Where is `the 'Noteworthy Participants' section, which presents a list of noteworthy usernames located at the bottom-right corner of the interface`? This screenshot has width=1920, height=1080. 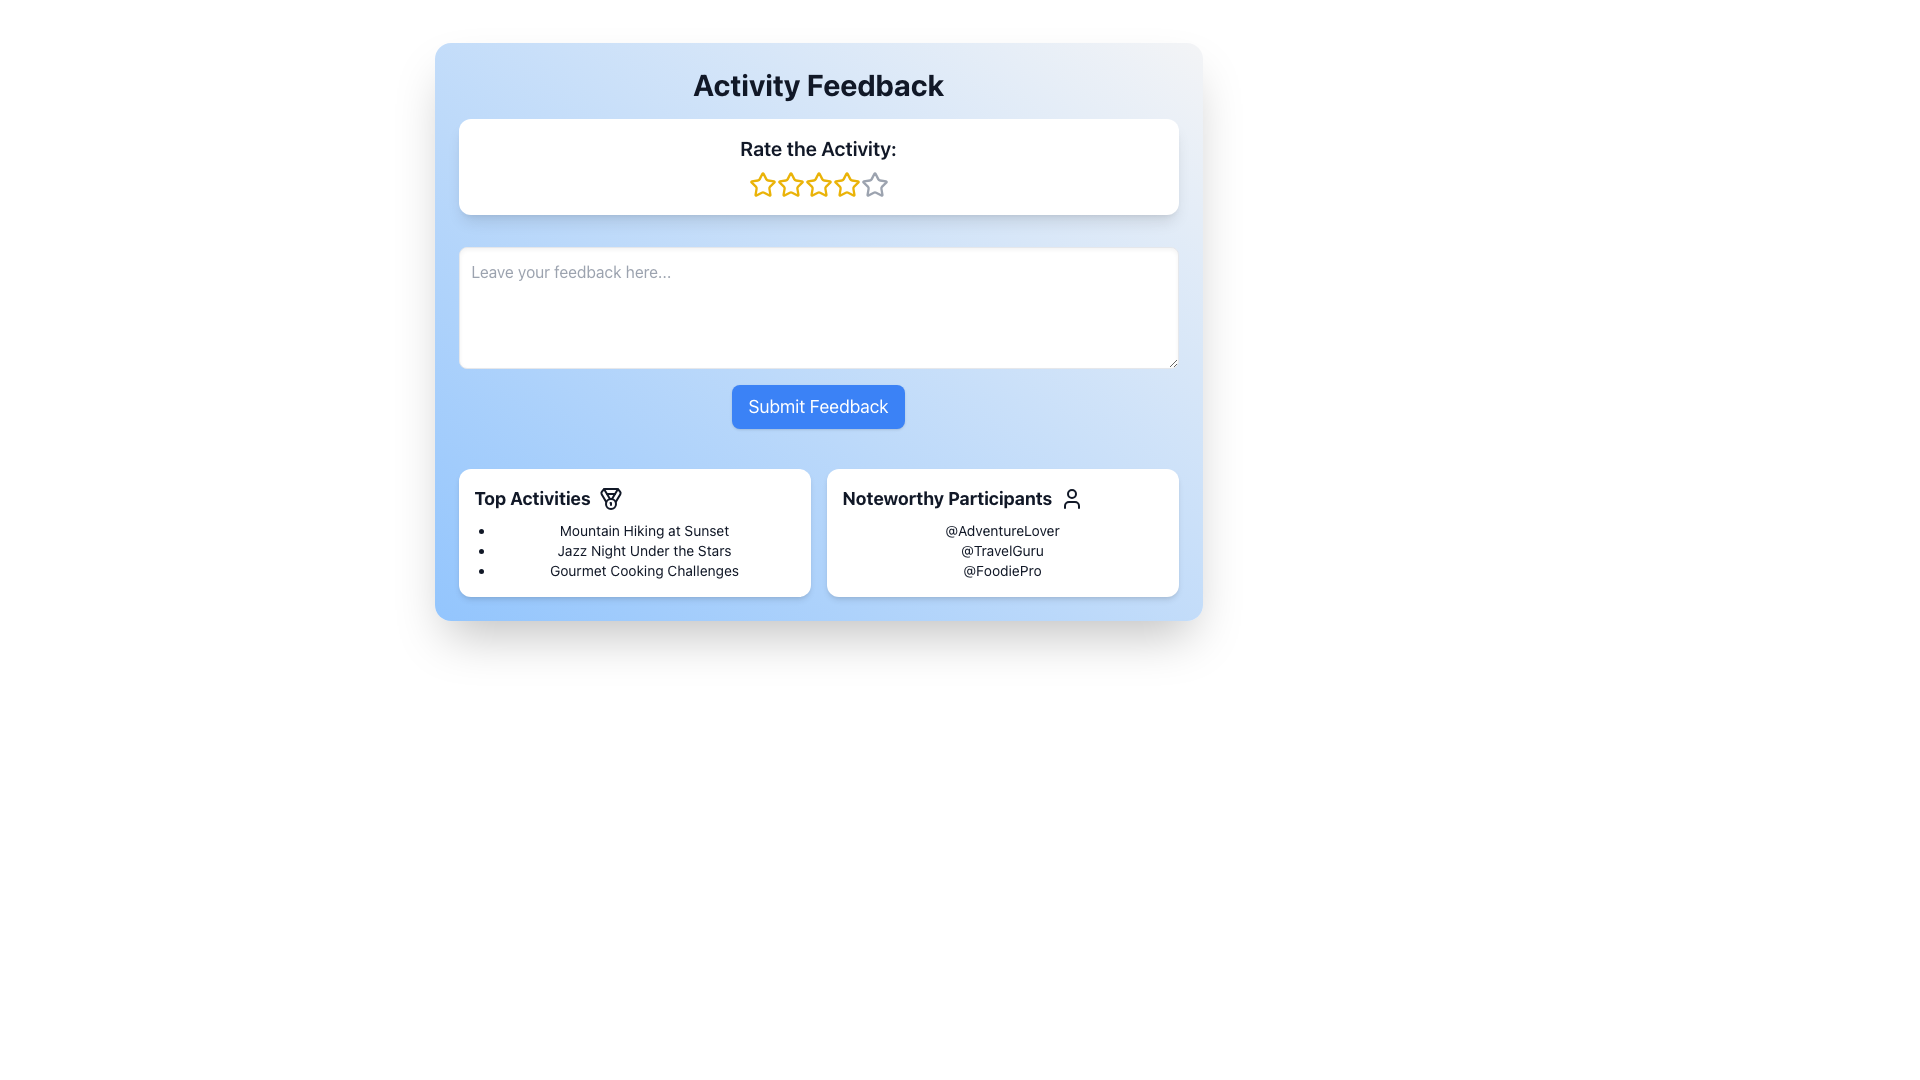
the 'Noteworthy Participants' section, which presents a list of noteworthy usernames located at the bottom-right corner of the interface is located at coordinates (1002, 551).